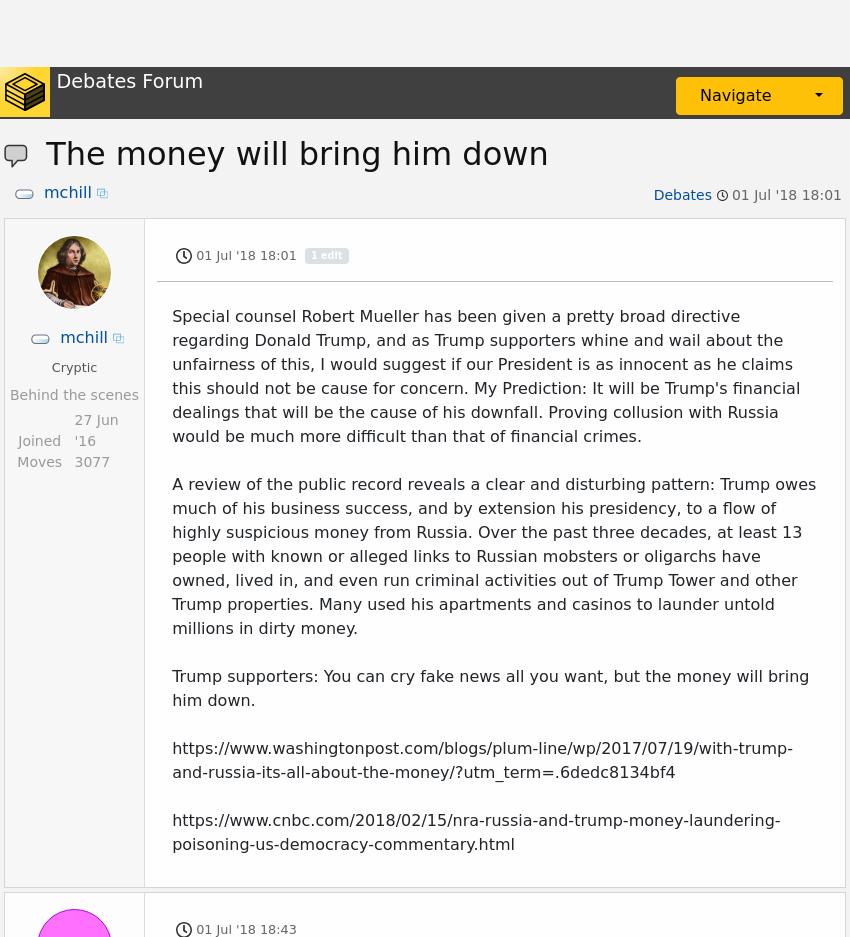  What do you see at coordinates (171, 461) in the screenshot?
I see `'The only way to bring down Trump for money laundering is to bring down a lot of people more powerful than him at the same time. Ask Carl Levin about it.'` at bounding box center [171, 461].